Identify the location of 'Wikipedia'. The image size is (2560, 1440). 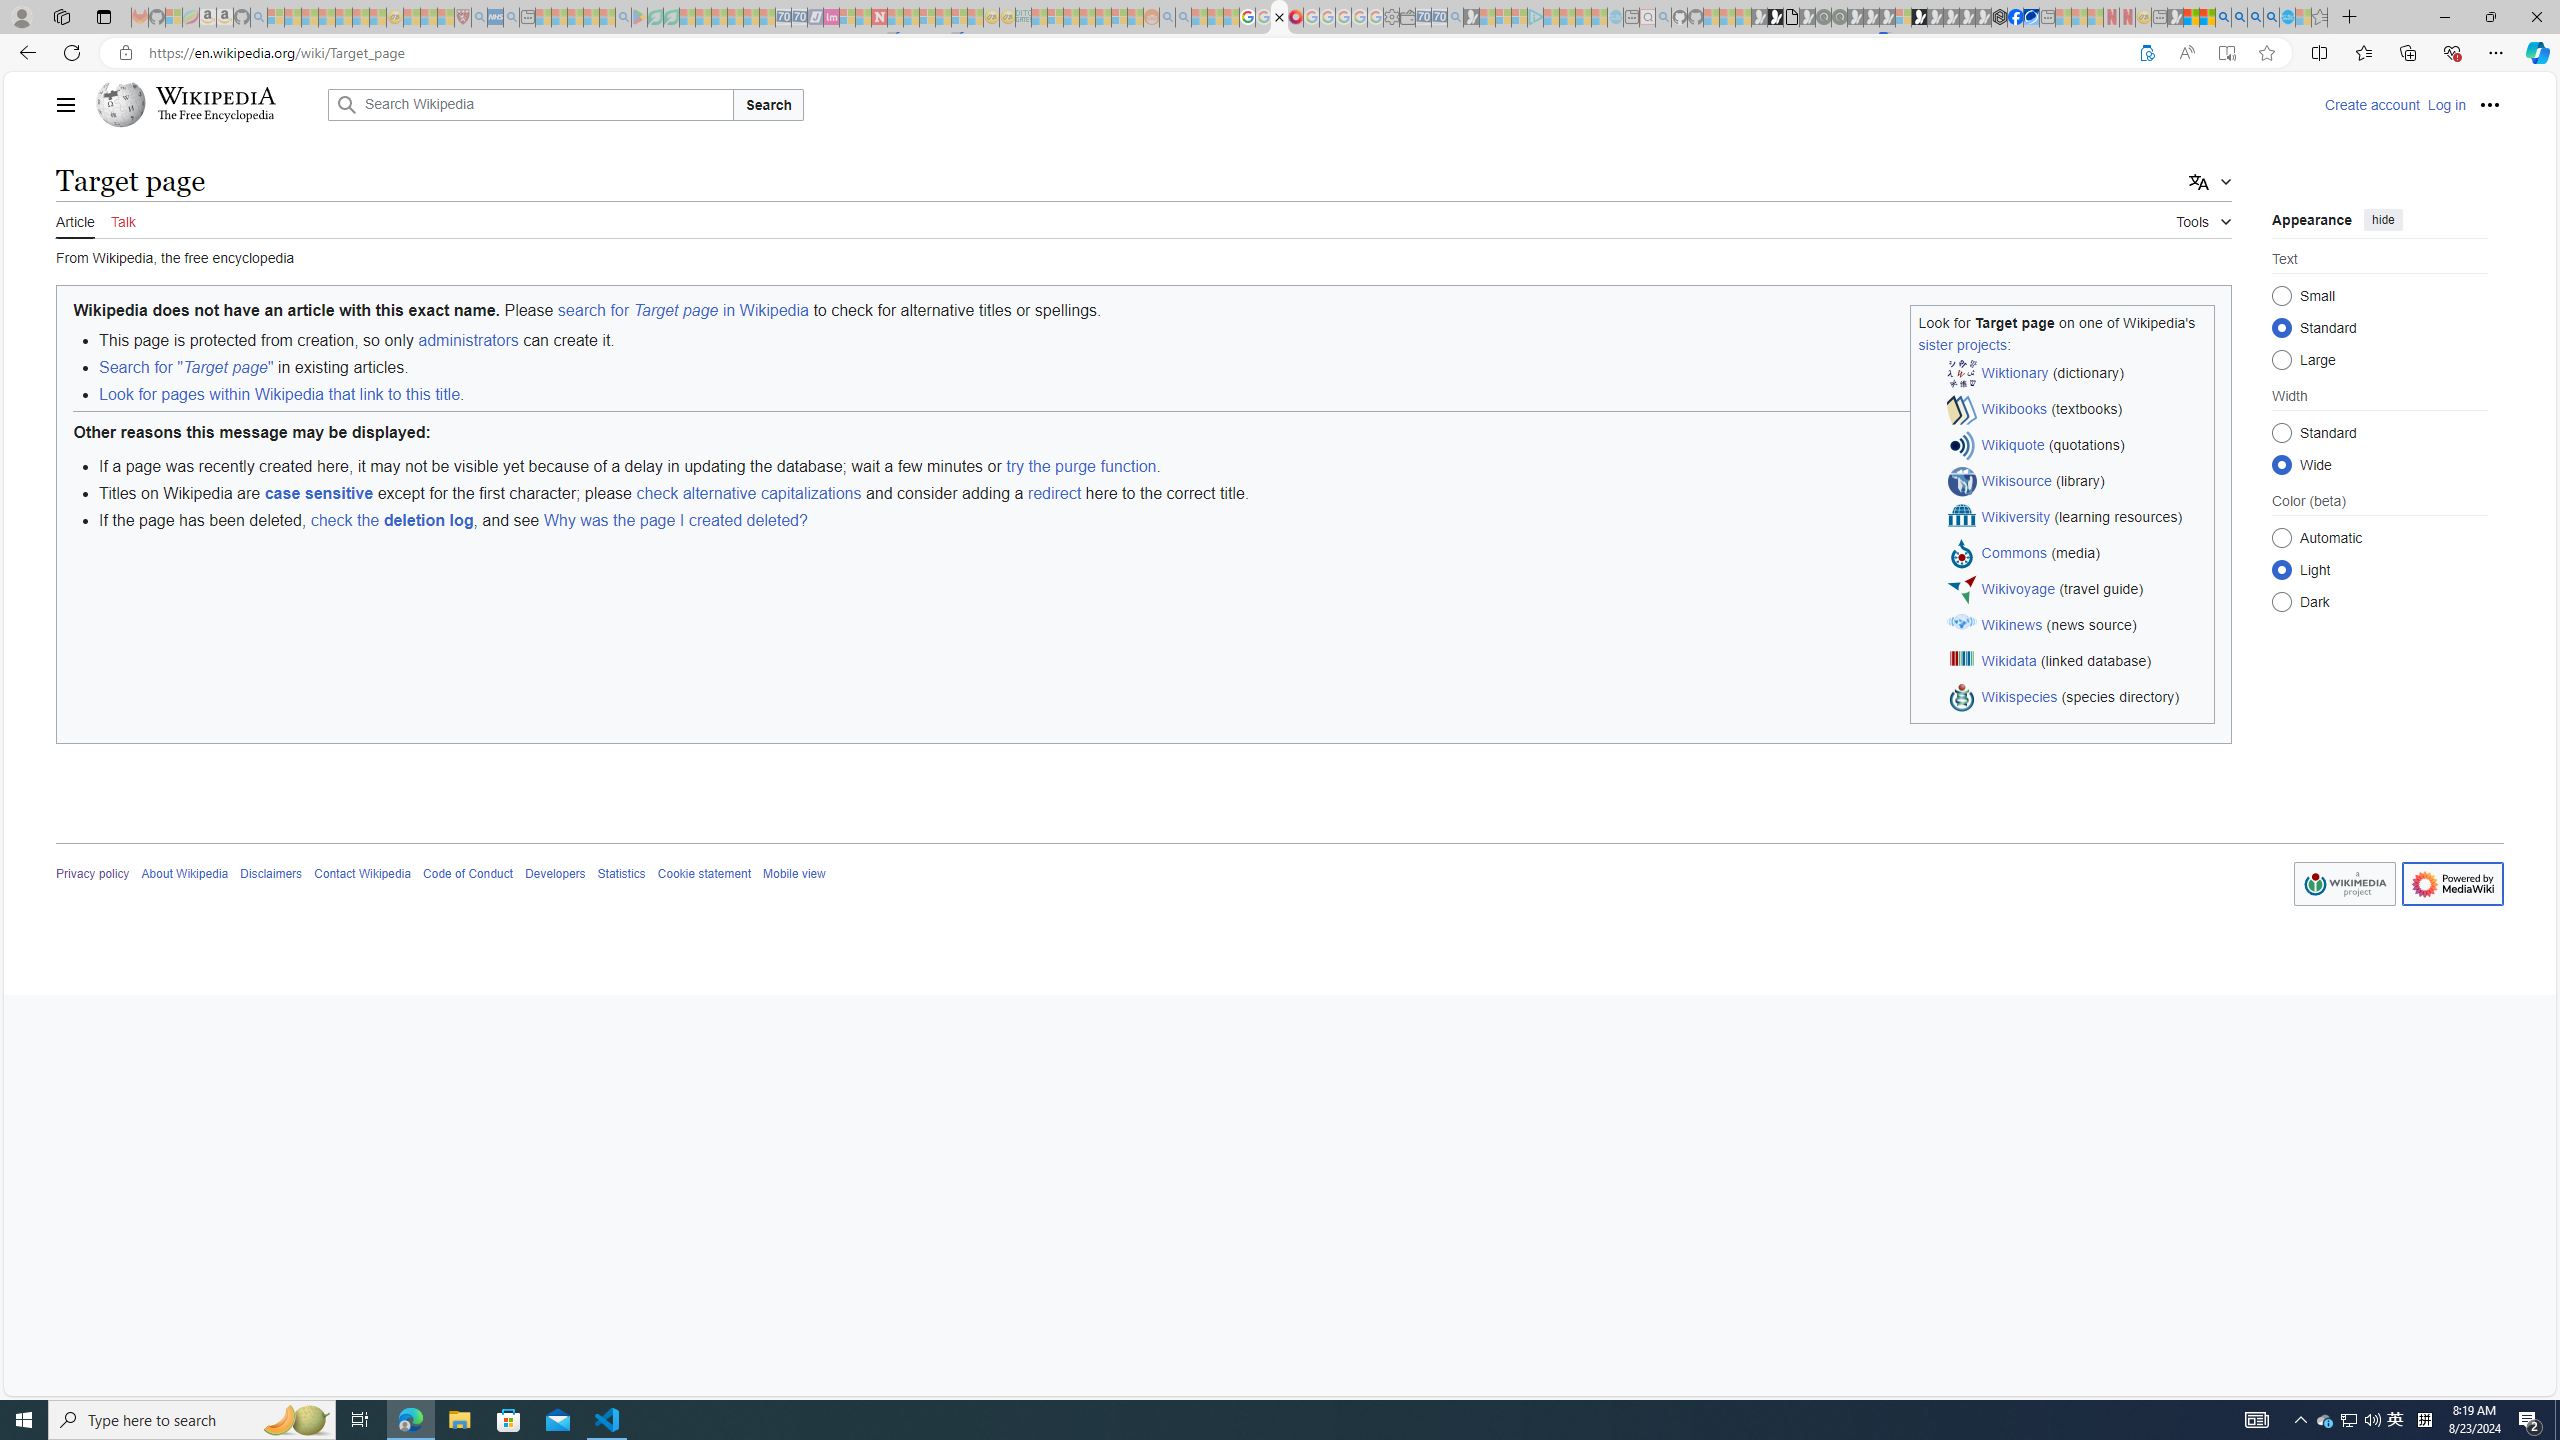
(216, 95).